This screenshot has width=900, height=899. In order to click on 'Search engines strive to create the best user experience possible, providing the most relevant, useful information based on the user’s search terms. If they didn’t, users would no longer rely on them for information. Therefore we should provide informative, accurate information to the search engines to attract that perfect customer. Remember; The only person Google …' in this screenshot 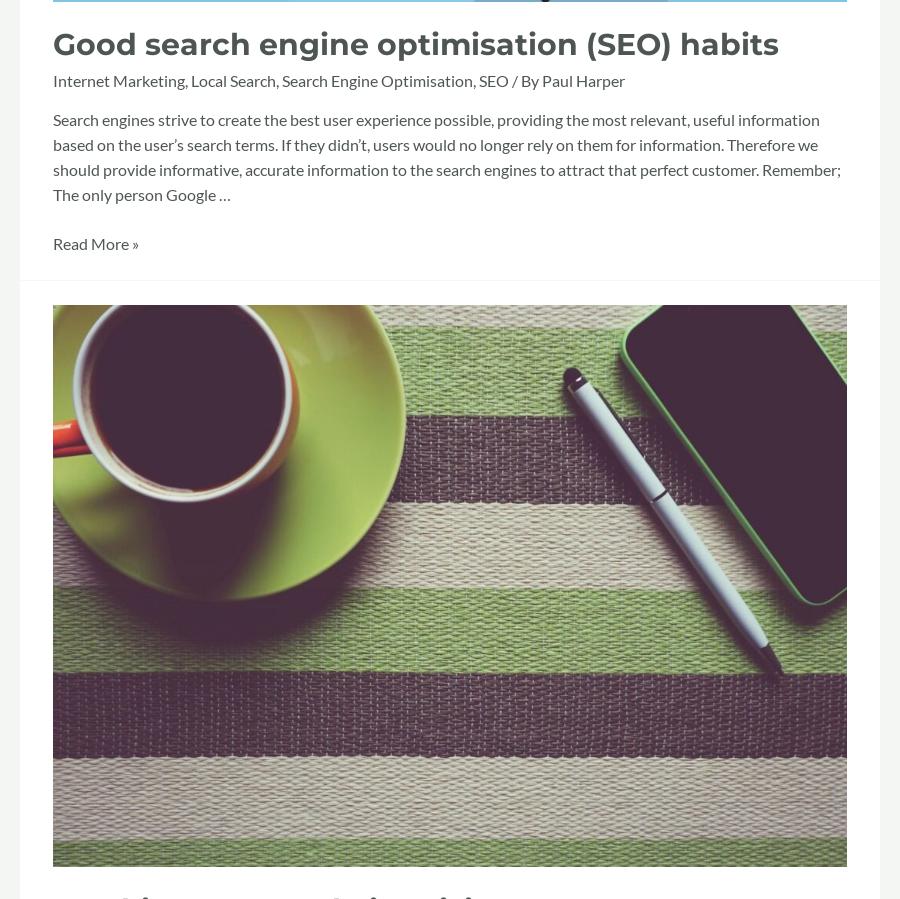, I will do `click(447, 156)`.